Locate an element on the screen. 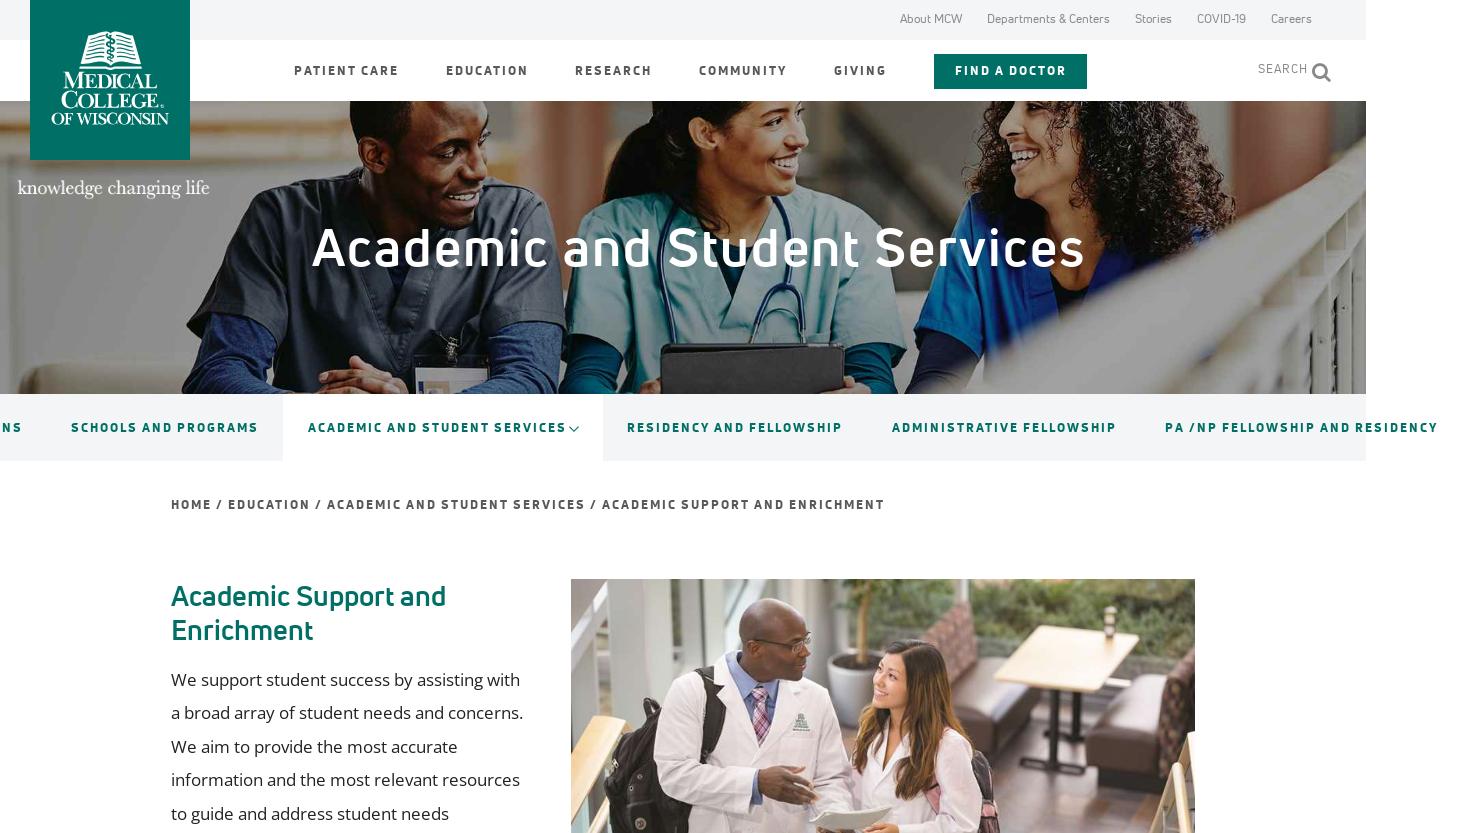 The height and width of the screenshot is (833, 1463). 'COVID-19' is located at coordinates (1220, 18).